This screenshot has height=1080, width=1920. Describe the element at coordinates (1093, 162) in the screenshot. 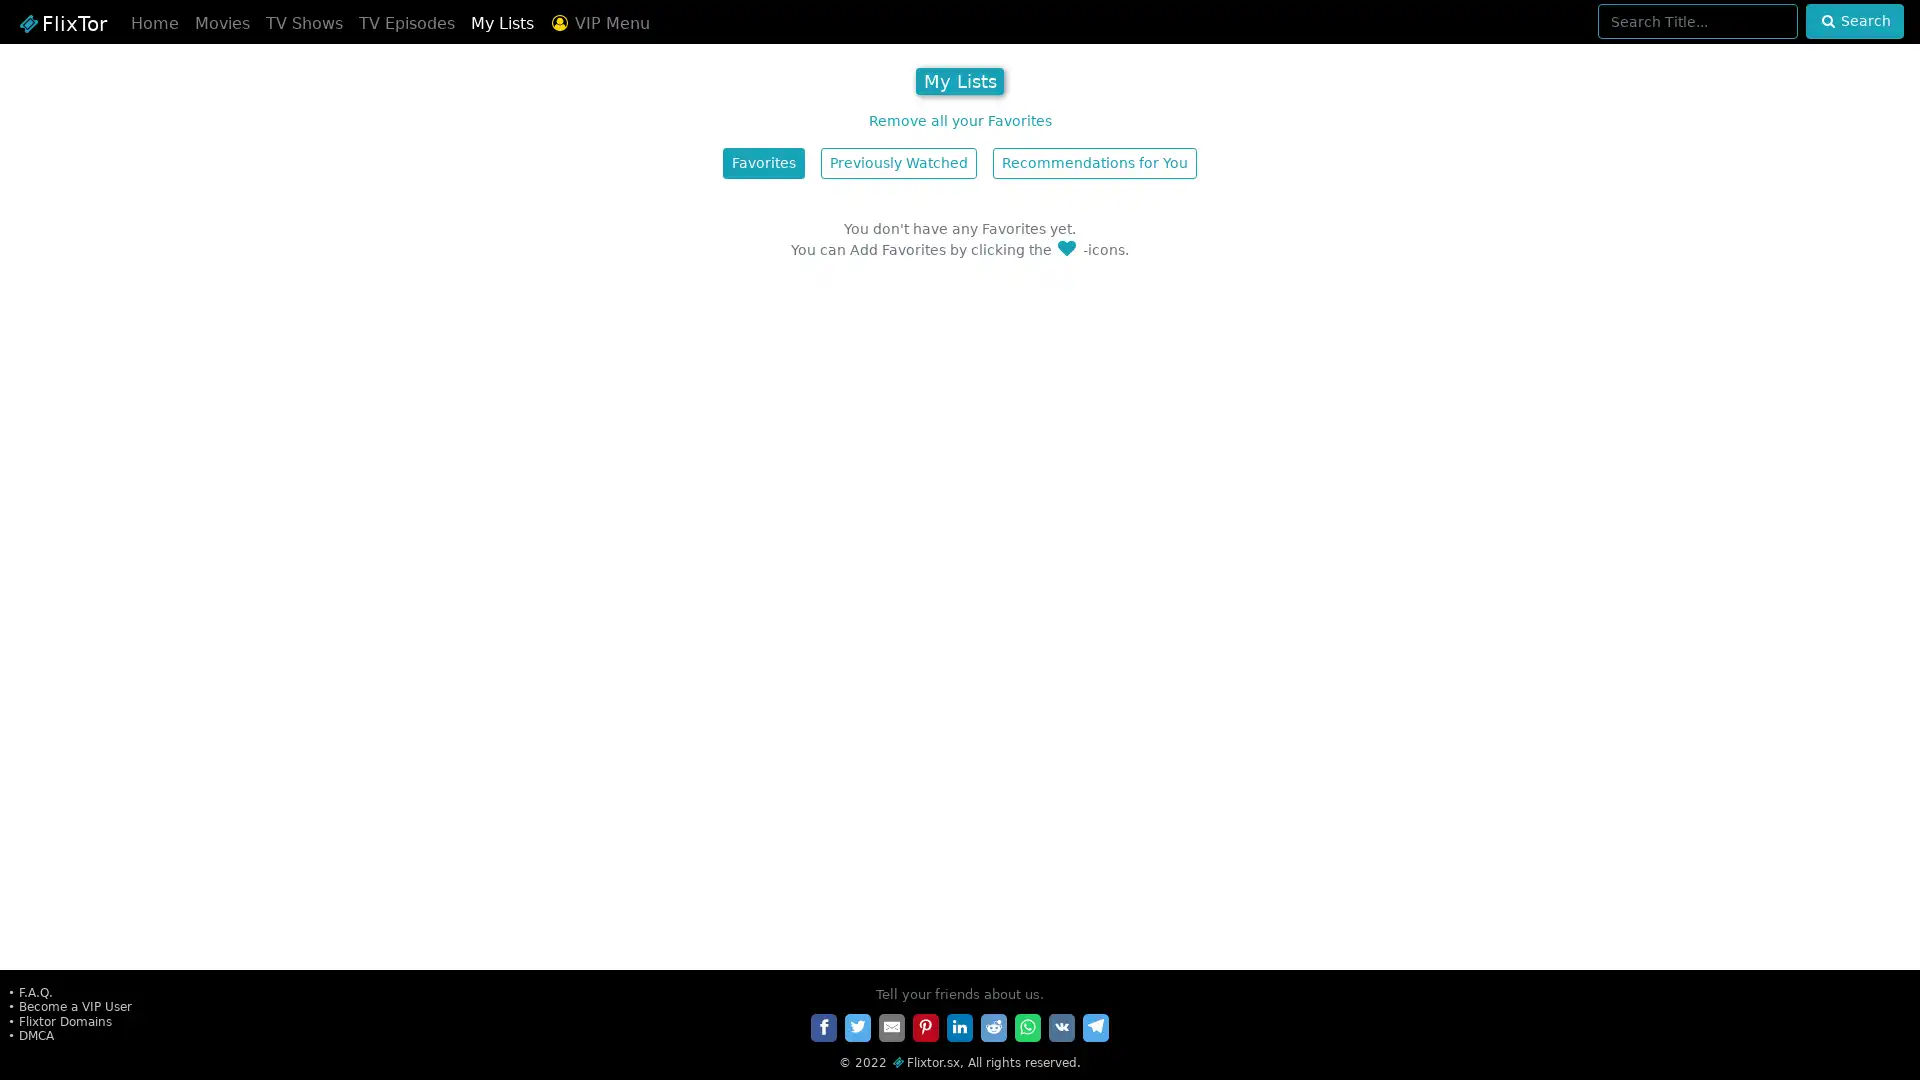

I see `Recommendations for You` at that location.